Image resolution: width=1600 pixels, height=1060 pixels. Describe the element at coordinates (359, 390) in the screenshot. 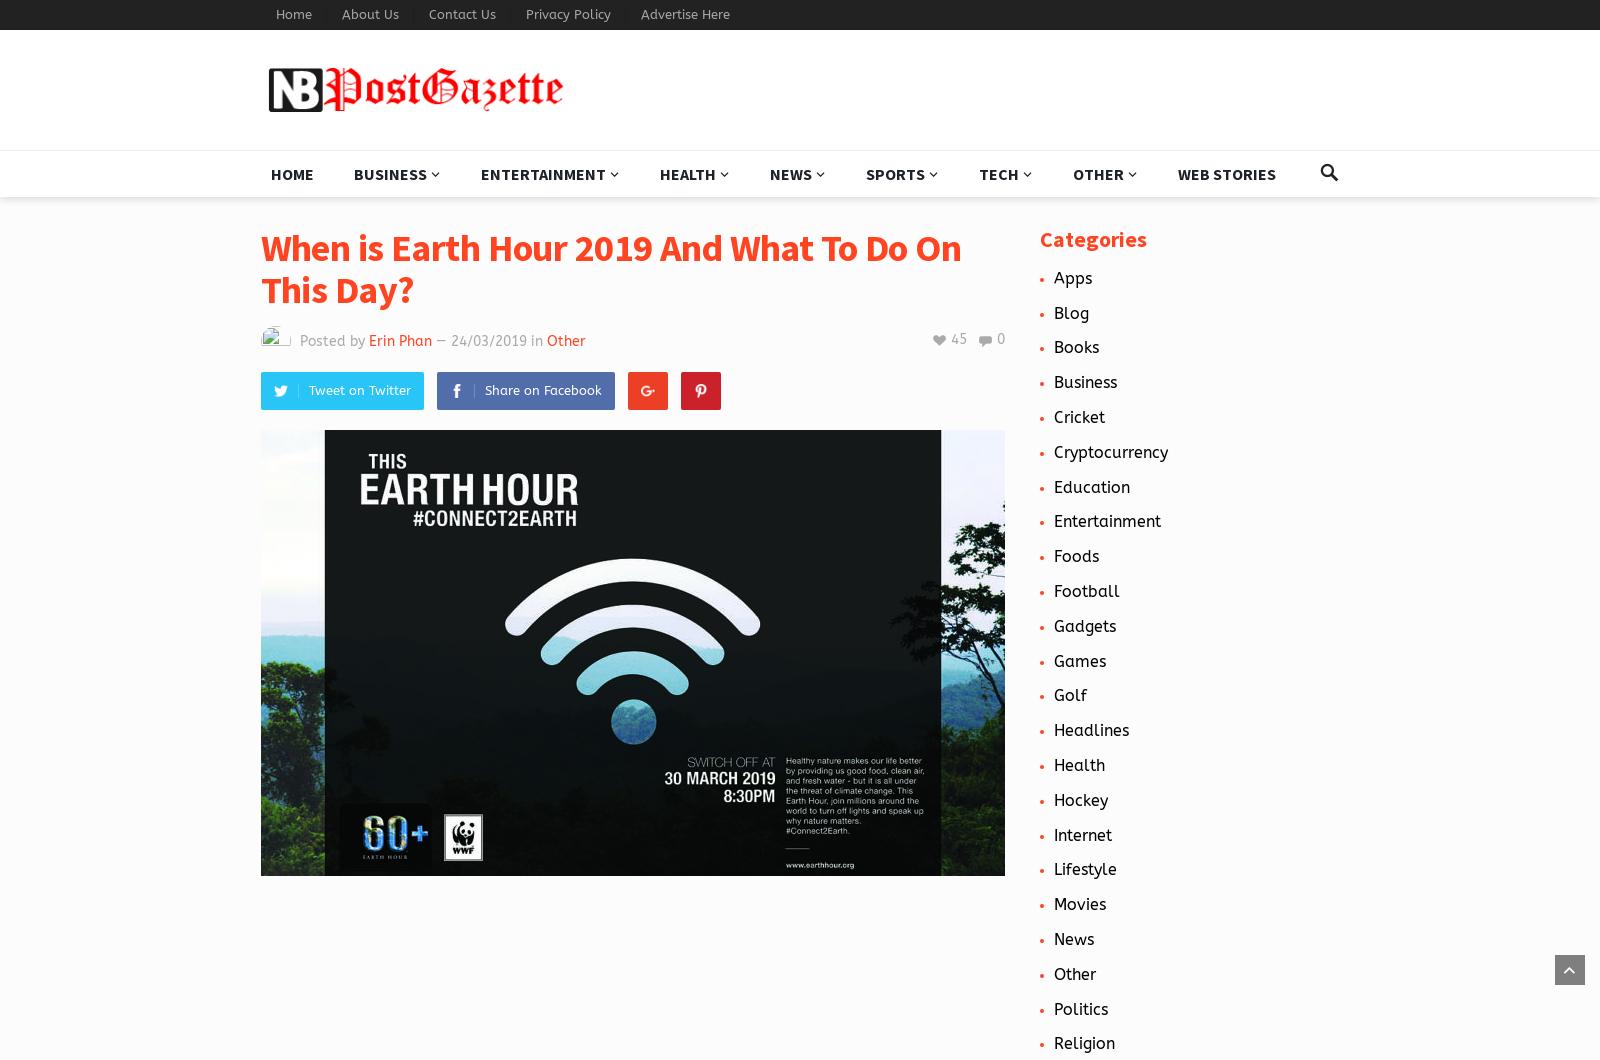

I see `'Tweet on Twitter'` at that location.